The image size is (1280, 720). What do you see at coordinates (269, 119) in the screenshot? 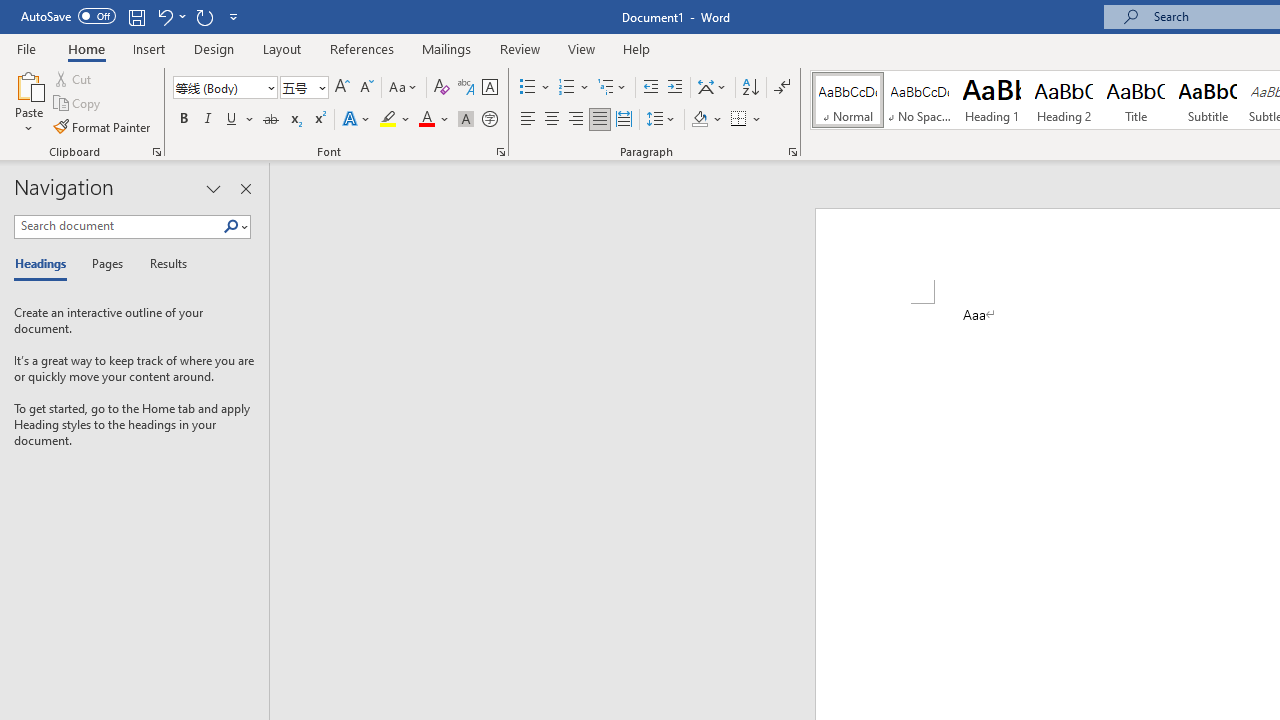
I see `'Strikethrough'` at bounding box center [269, 119].